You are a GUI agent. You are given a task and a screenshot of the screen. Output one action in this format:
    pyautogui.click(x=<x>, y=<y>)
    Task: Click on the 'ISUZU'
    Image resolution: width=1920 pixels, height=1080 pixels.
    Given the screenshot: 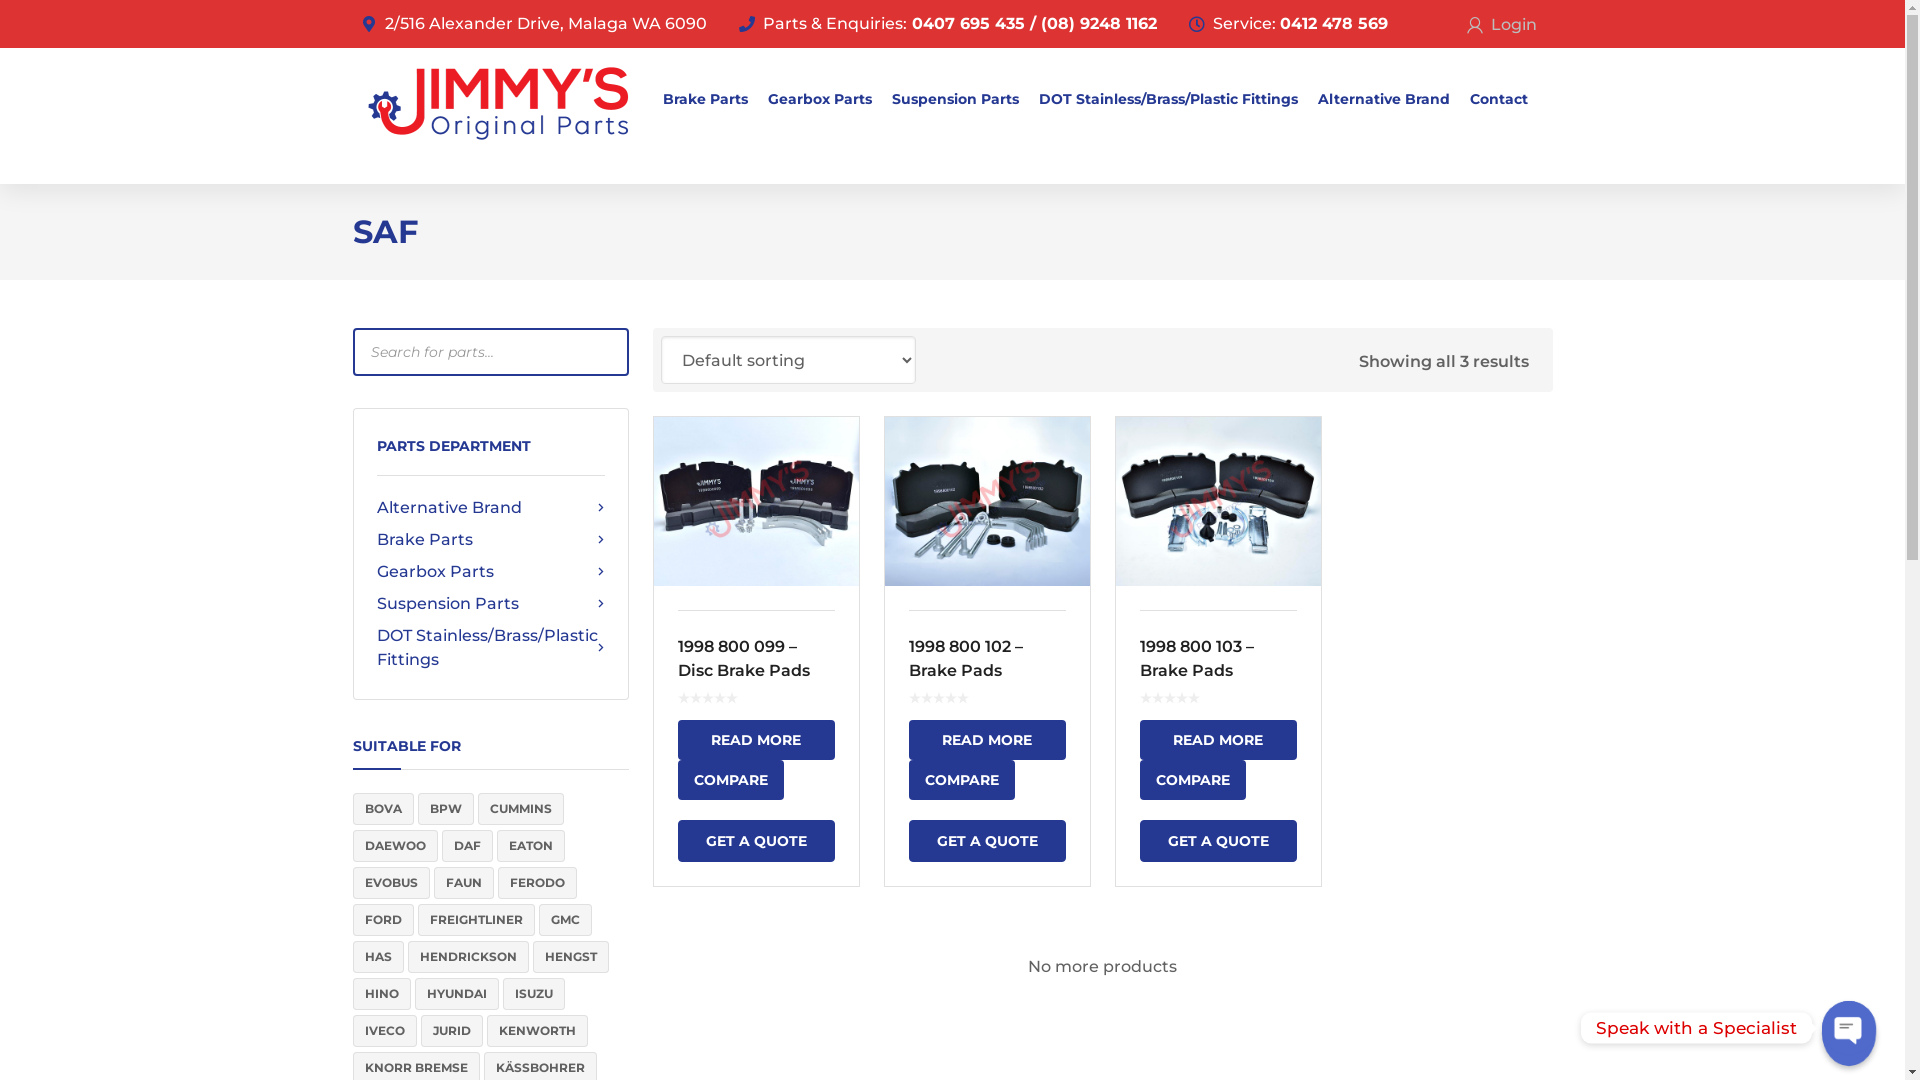 What is the action you would take?
    pyautogui.click(x=532, y=994)
    